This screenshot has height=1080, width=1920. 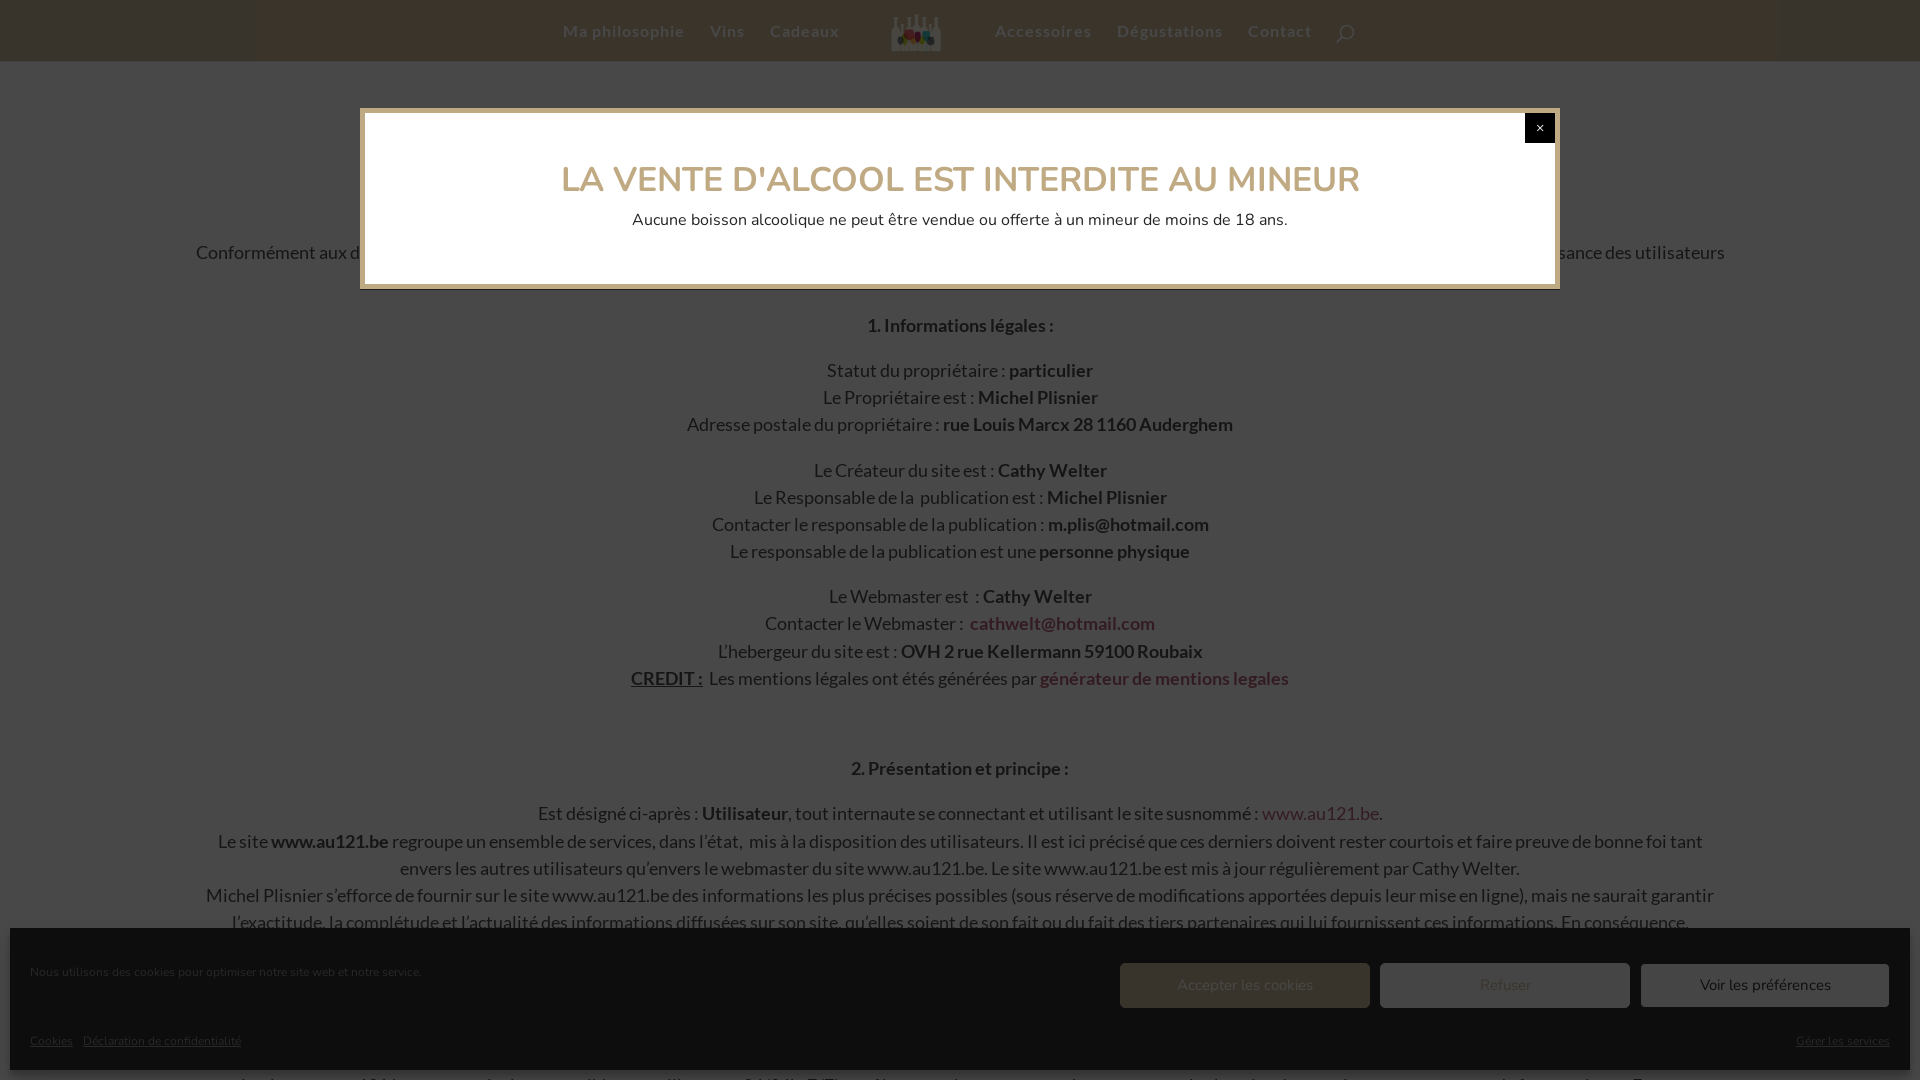 What do you see at coordinates (51, 1040) in the screenshot?
I see `'Cookies'` at bounding box center [51, 1040].